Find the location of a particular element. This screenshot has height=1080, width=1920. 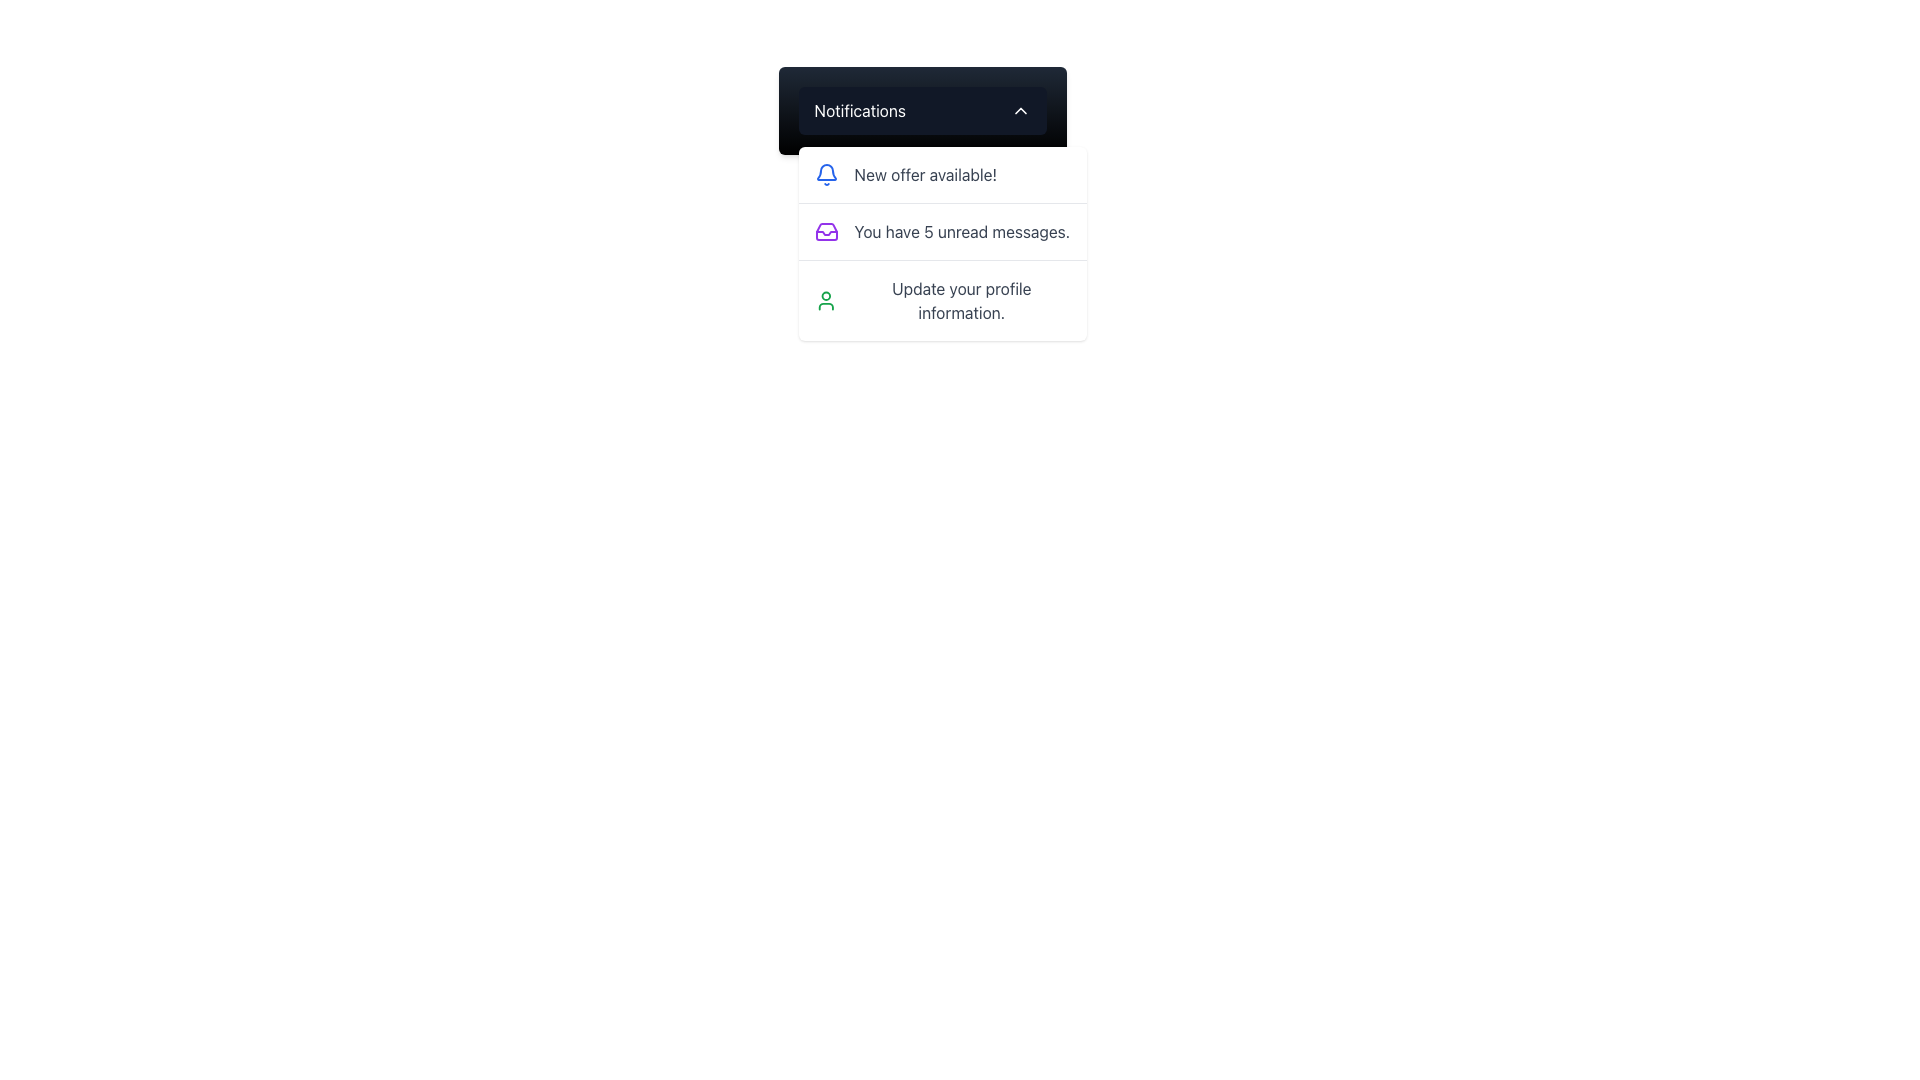

the chevron icon in the Notifications section is located at coordinates (1020, 111).